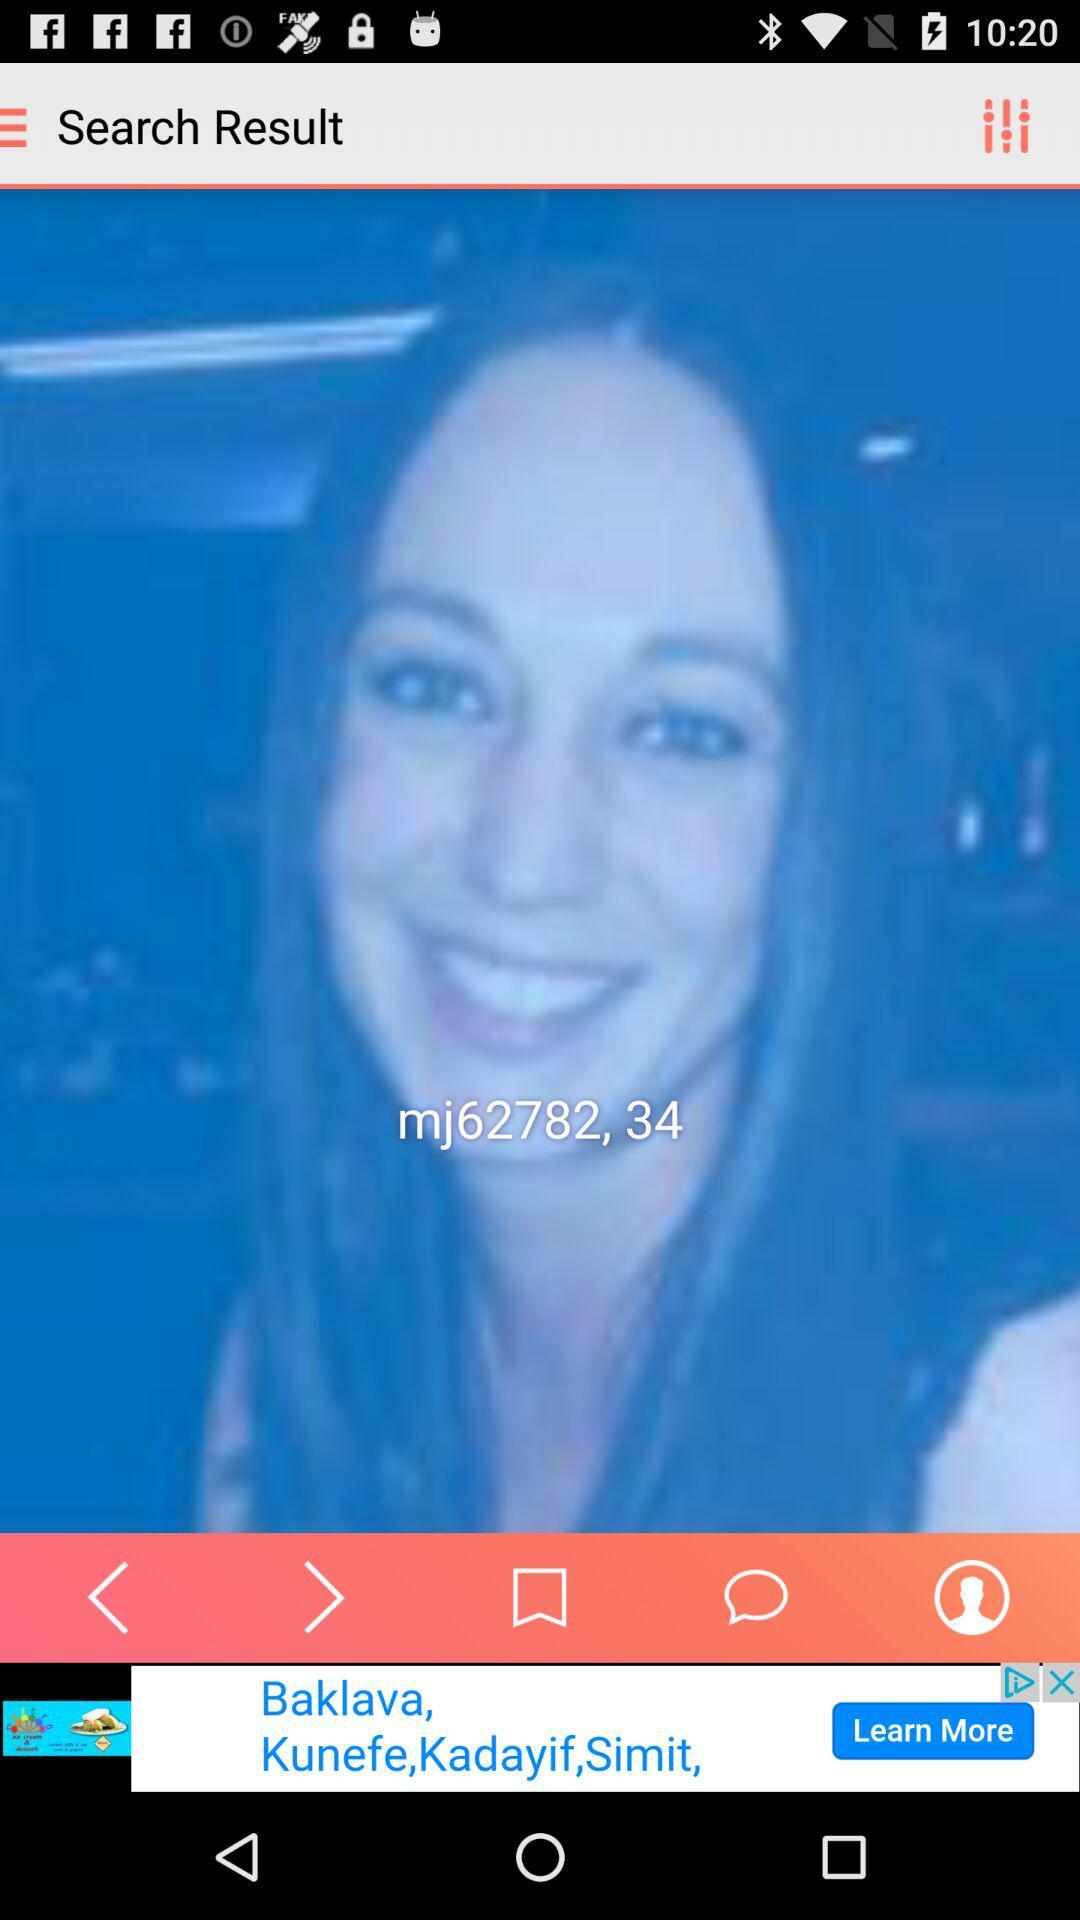 This screenshot has height=1920, width=1080. What do you see at coordinates (971, 1596) in the screenshot?
I see `open persons information` at bounding box center [971, 1596].